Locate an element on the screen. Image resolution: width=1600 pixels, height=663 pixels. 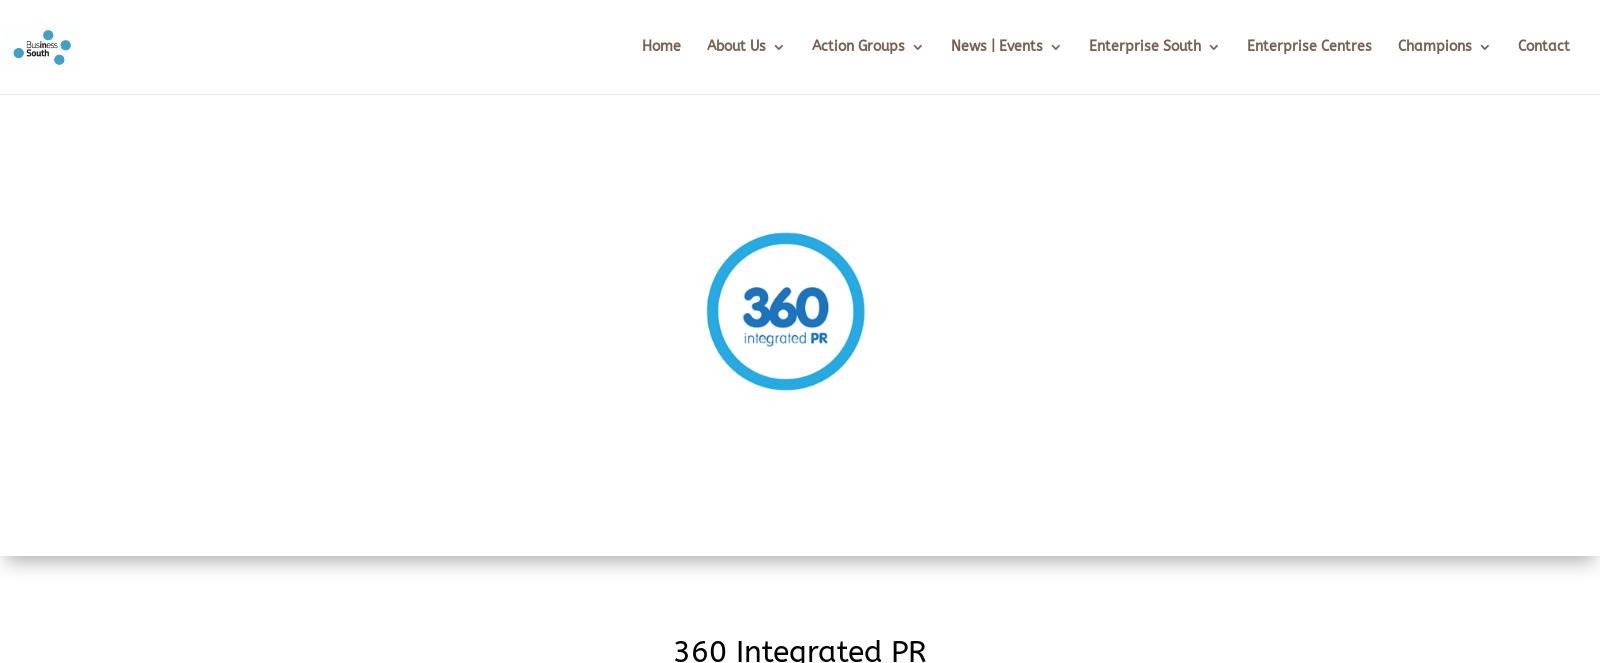
'Enterprise South' is located at coordinates (1144, 45).